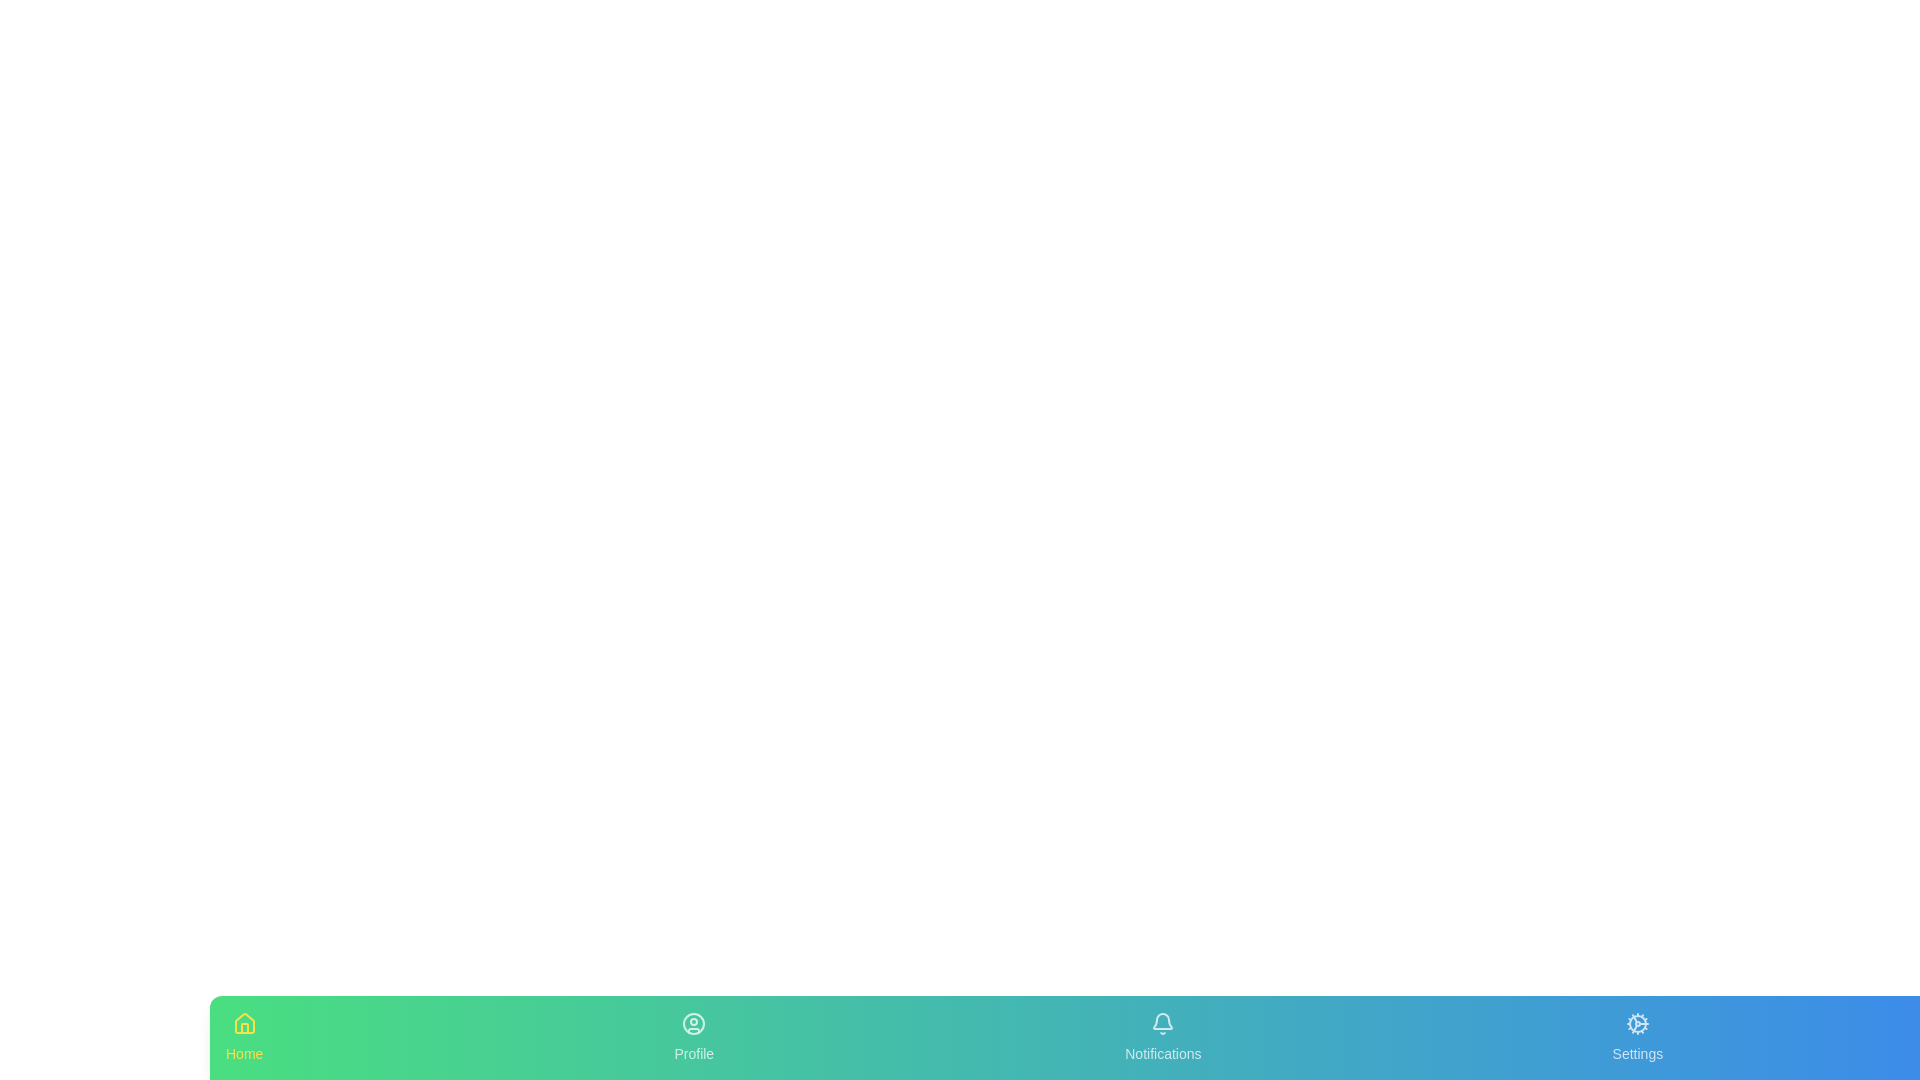 Image resolution: width=1920 pixels, height=1080 pixels. I want to click on the Home tab in the bottom navigation, so click(243, 1036).